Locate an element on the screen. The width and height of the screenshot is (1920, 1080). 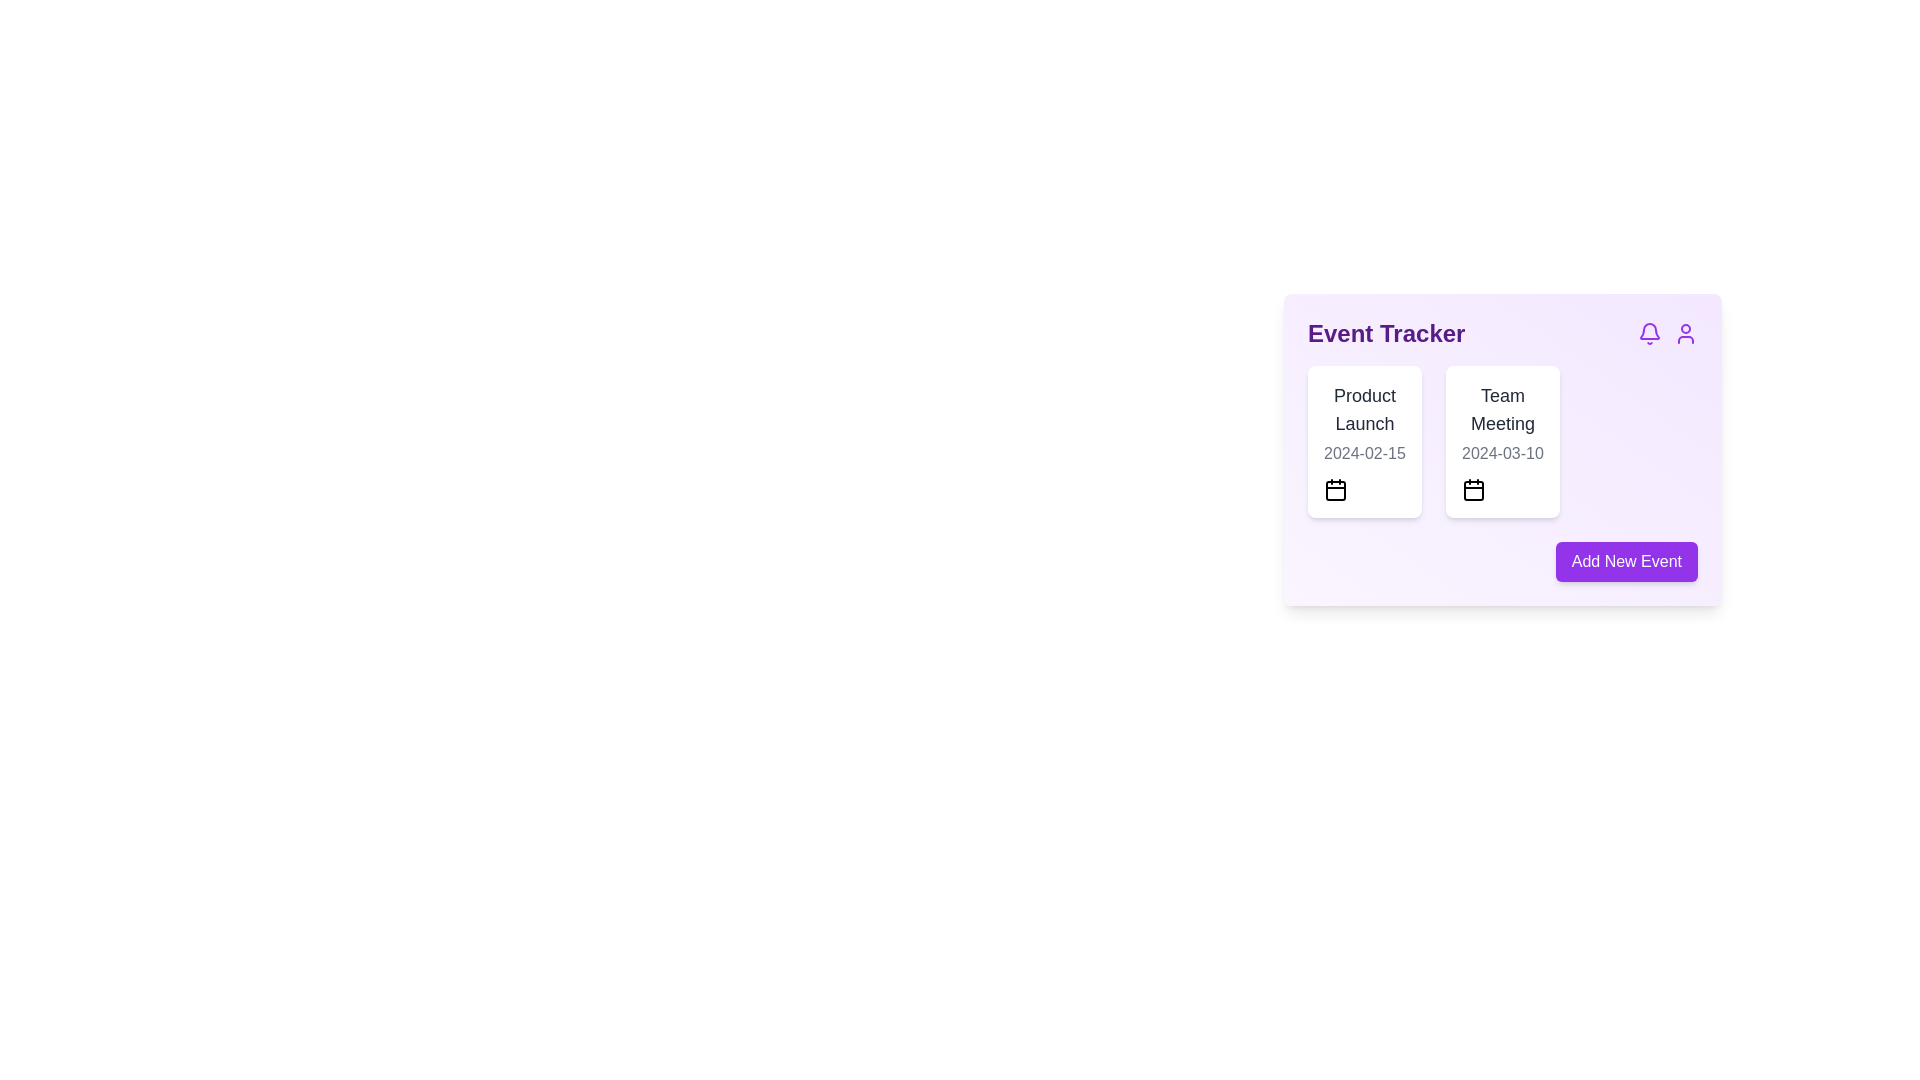
the calendar icon located in the bottom-left corner of the right card in the Event Tracker UI, below the date '2024-03-10' is located at coordinates (1473, 490).